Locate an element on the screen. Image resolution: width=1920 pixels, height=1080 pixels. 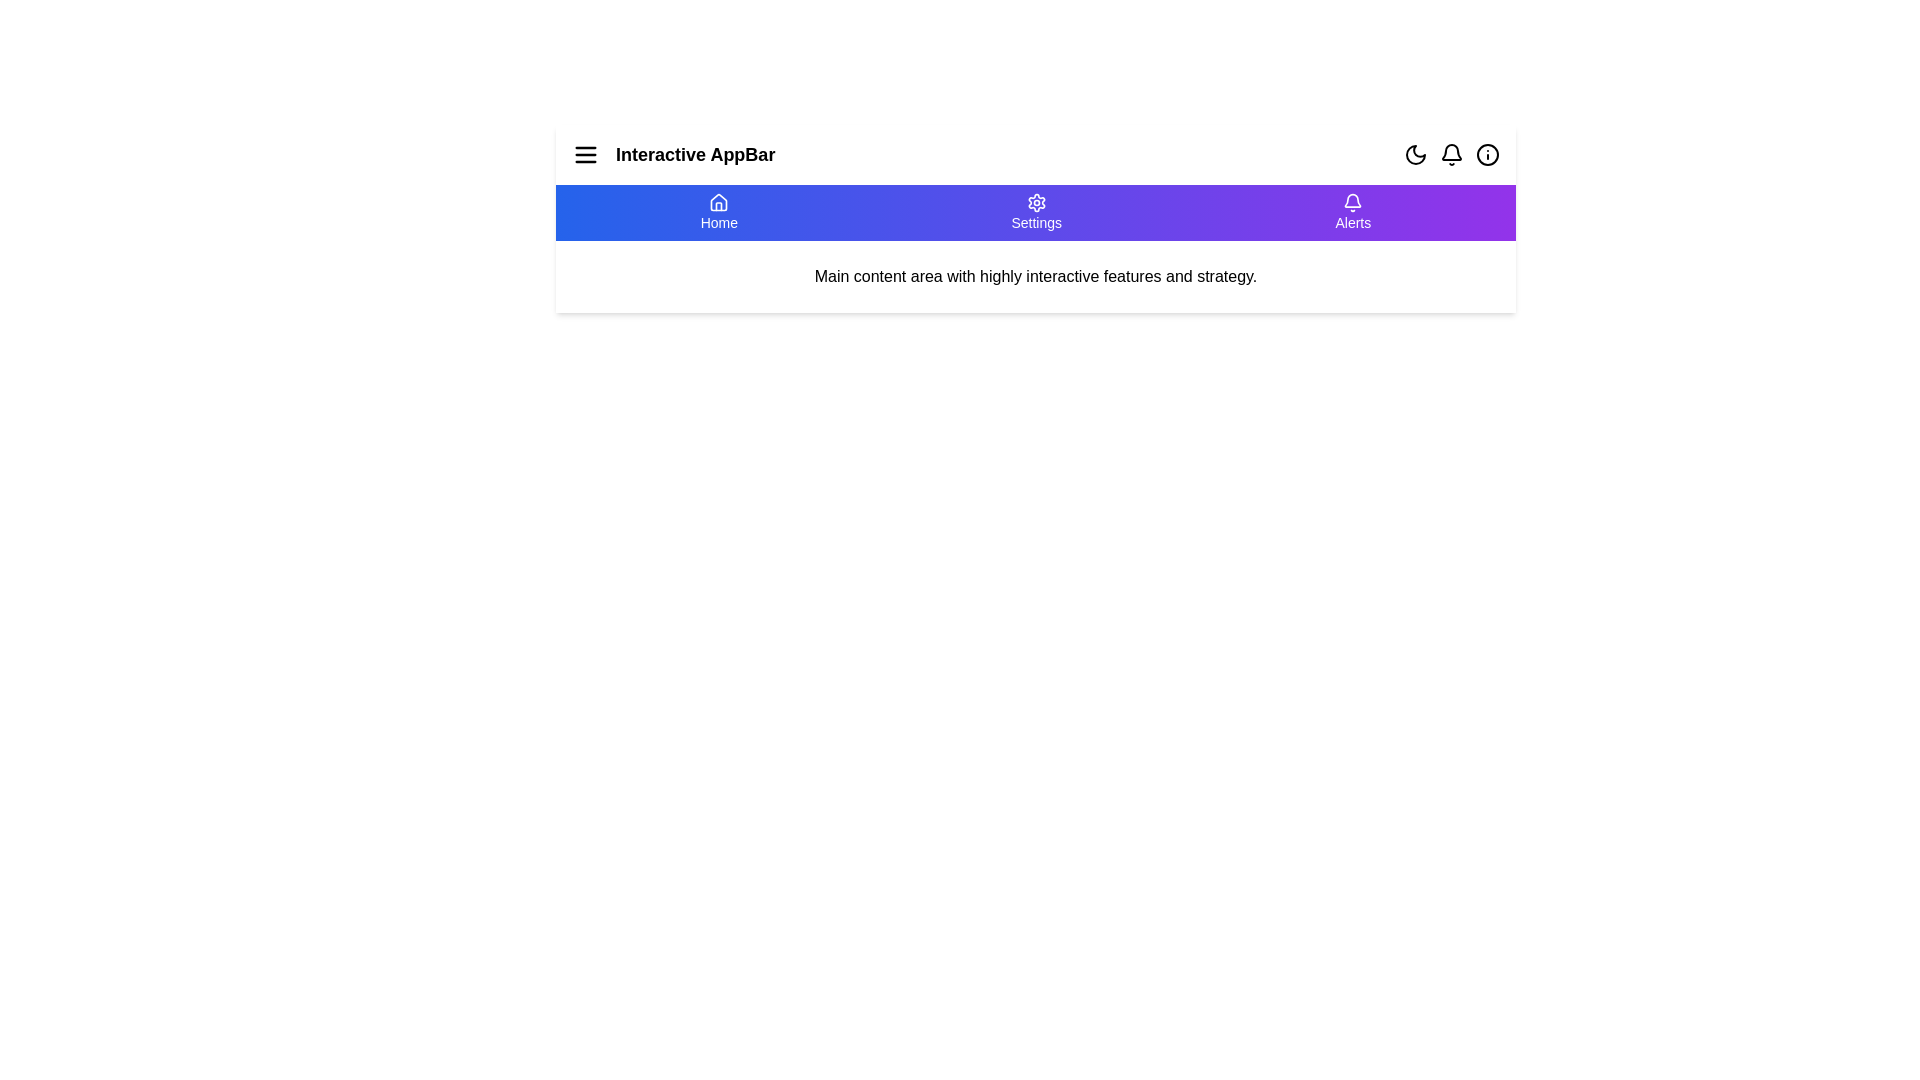
the moon/sun icon to toggle the dark mode is located at coordinates (1415, 153).